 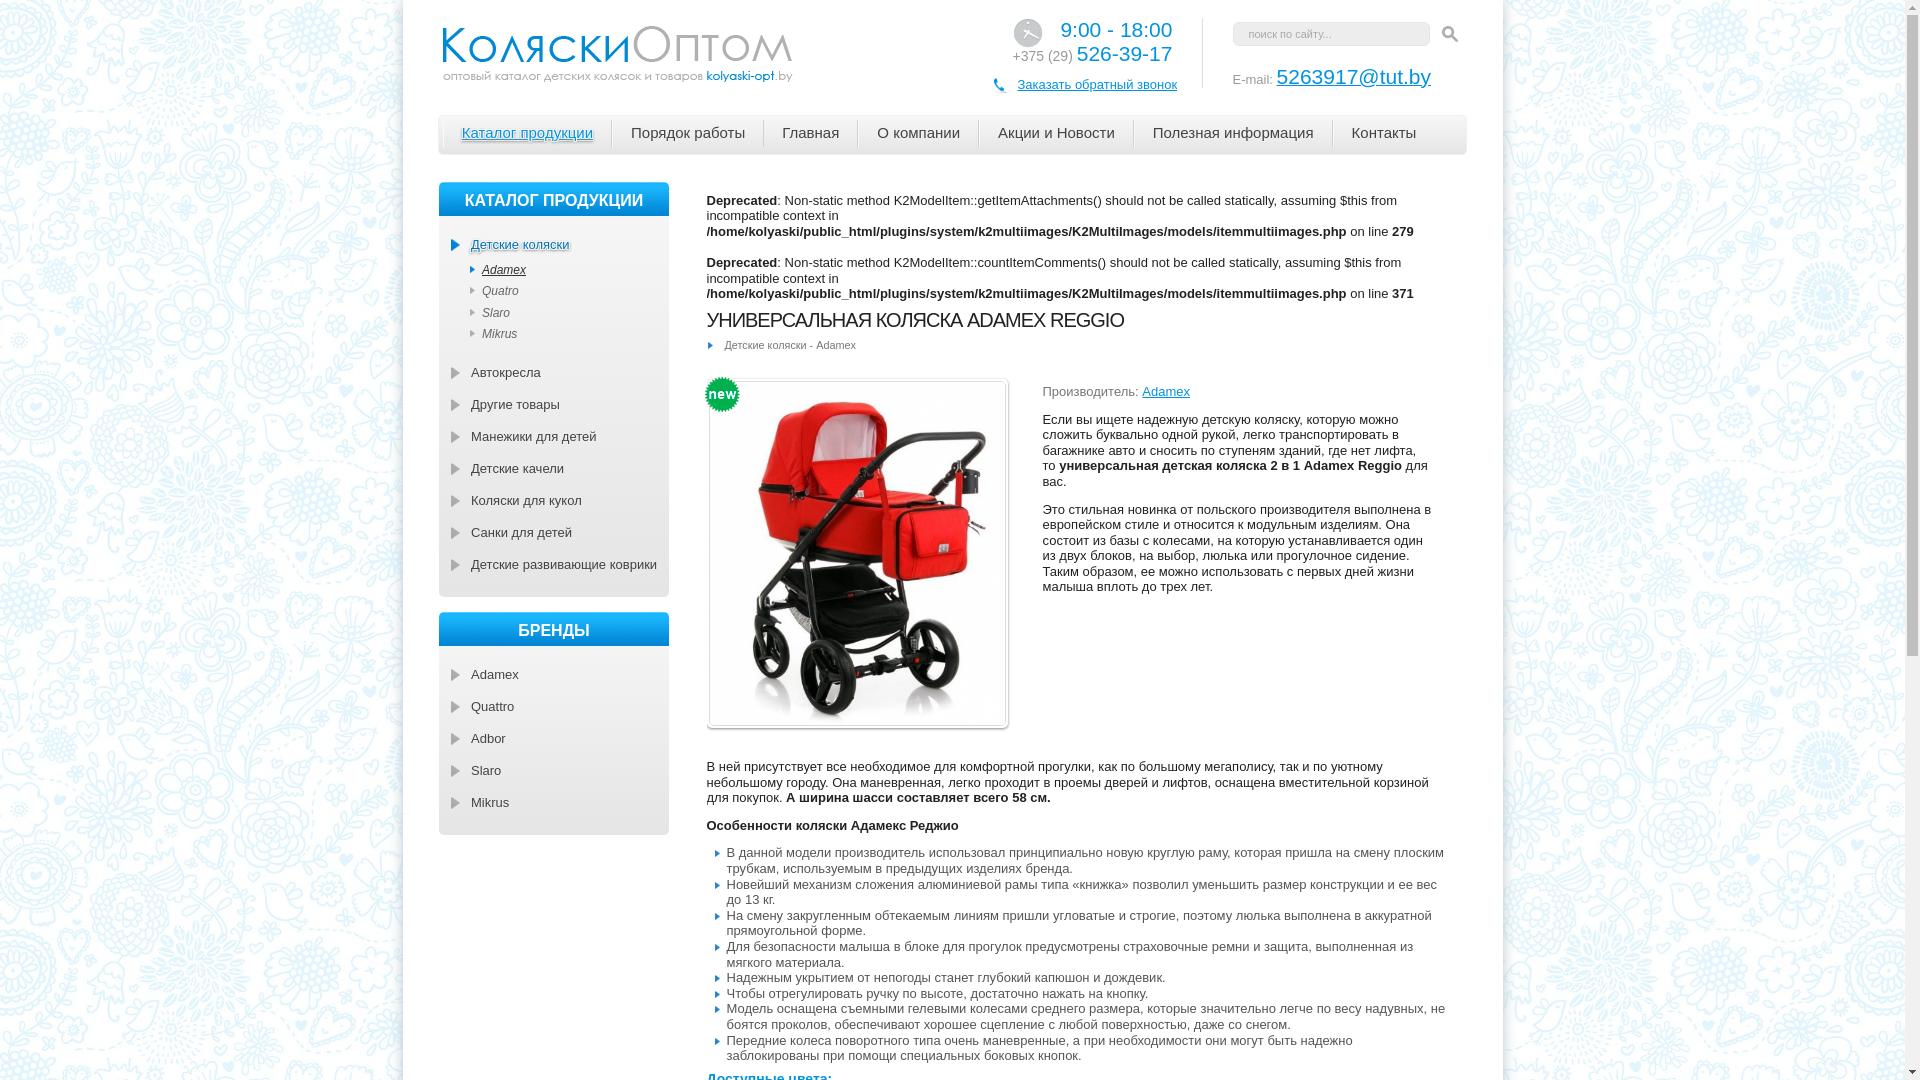 I want to click on 'Mikrus', so click(x=453, y=801).